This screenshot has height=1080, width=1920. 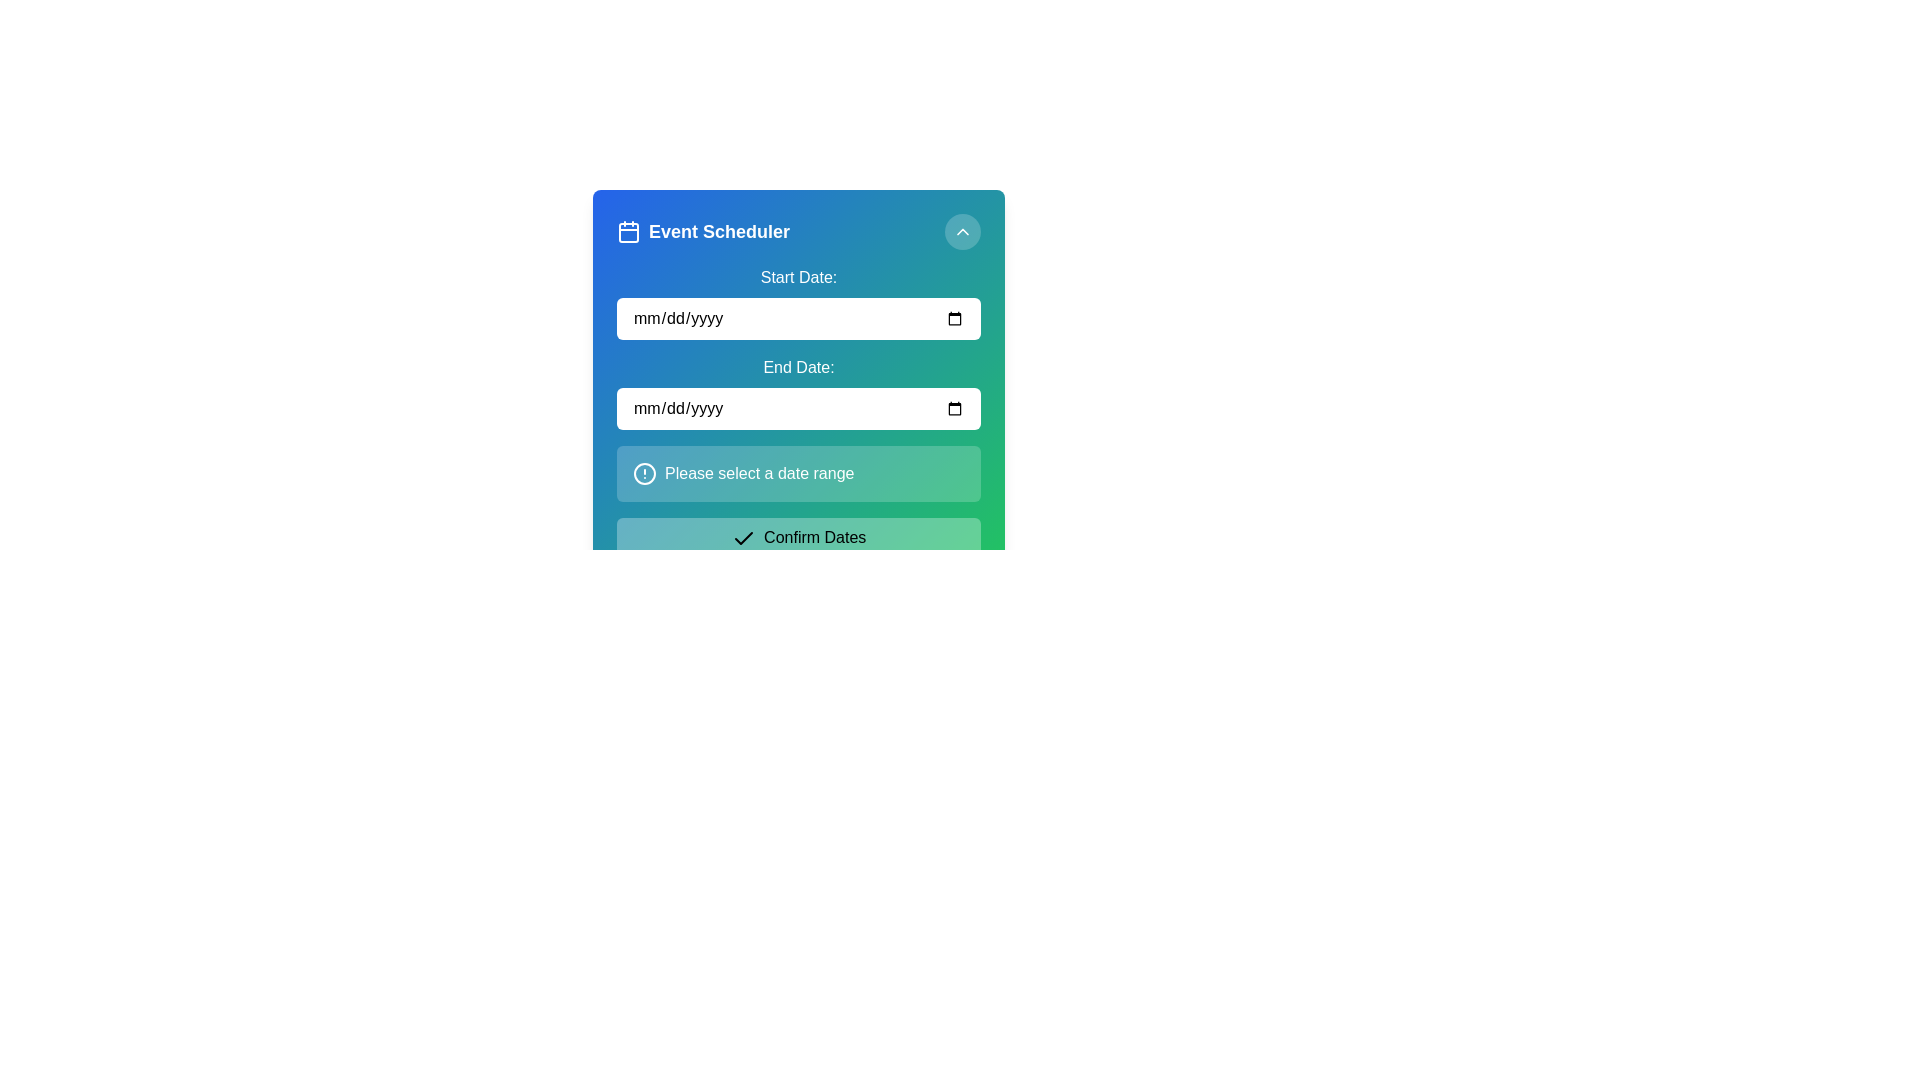 I want to click on the small upward-pointing chevron icon located at the top right corner of the UI header, which is styled with a hollow triangular shape and sharp edges, so click(x=963, y=230).